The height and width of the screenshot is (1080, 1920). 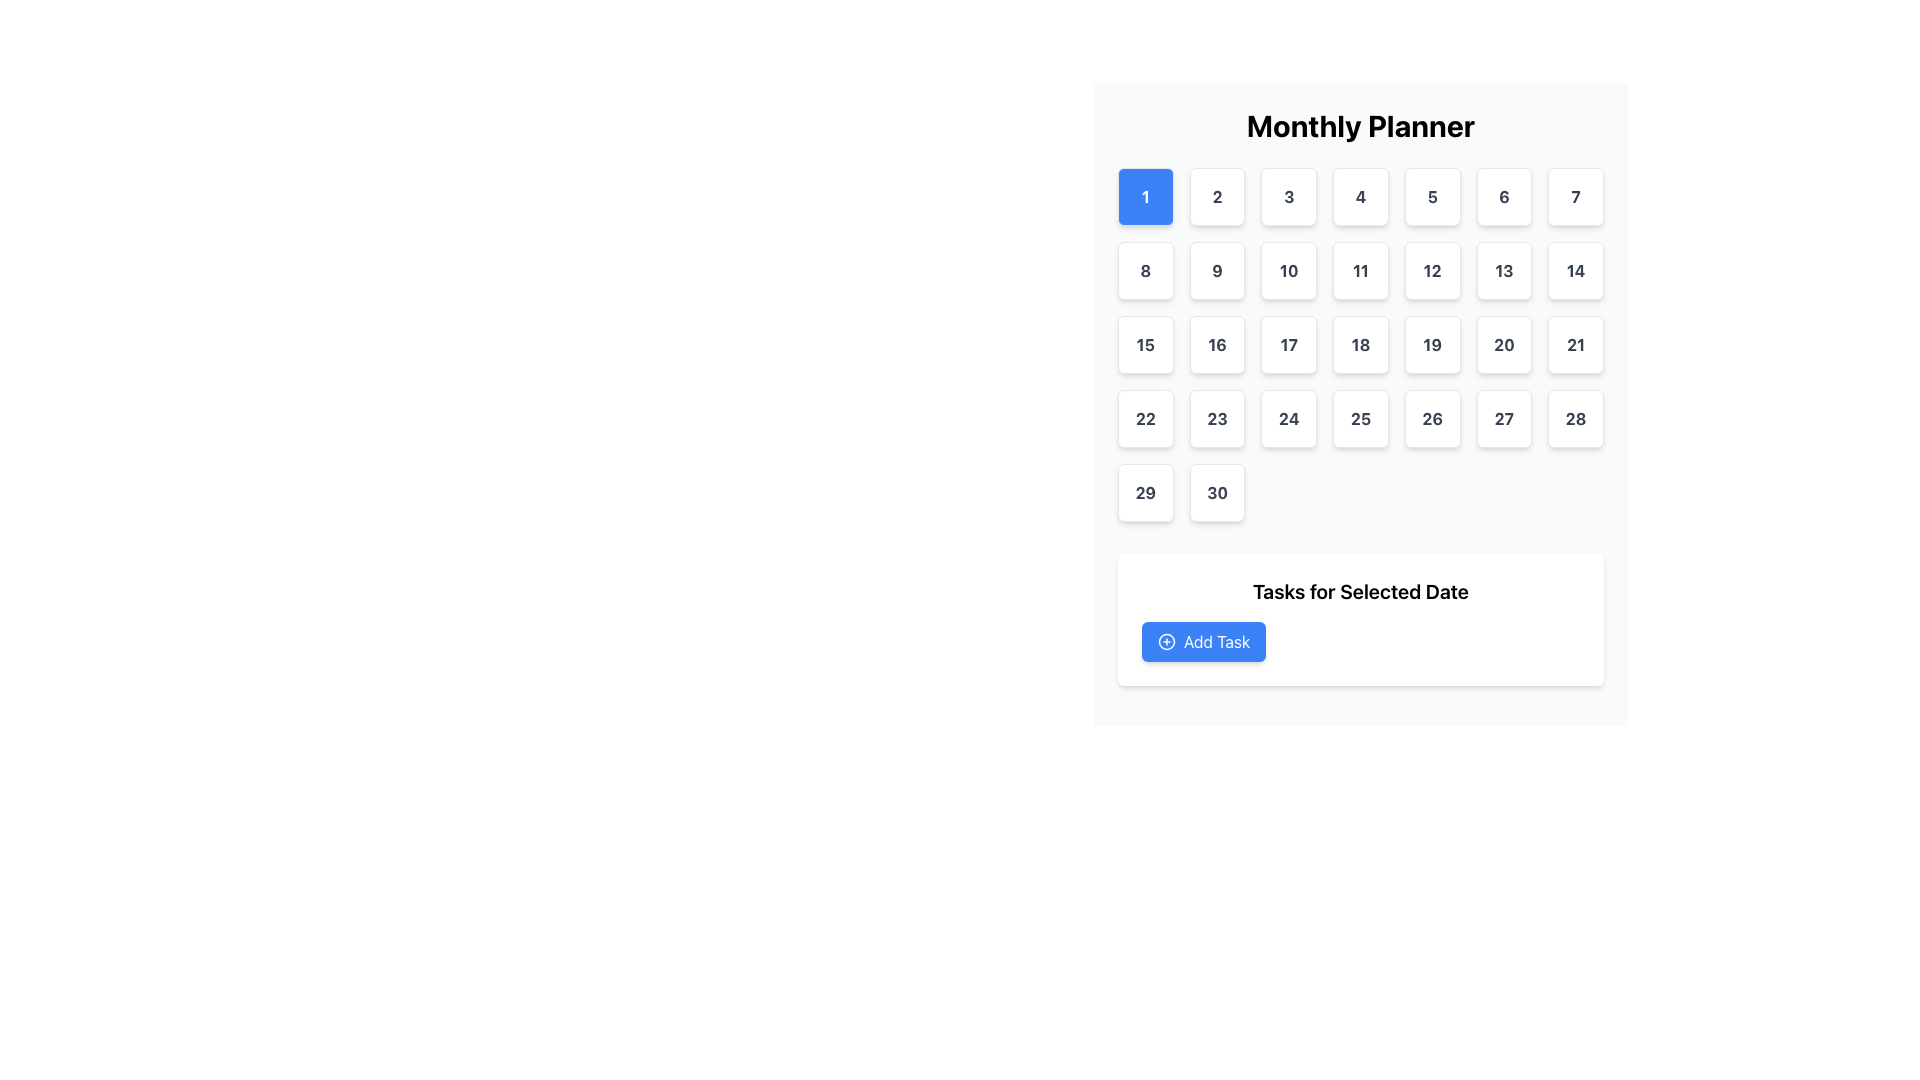 I want to click on the button representing a specific date in the calendar layout, located in the fourth row and fourth column below the 'Monthly Planner' label, so click(x=1360, y=418).